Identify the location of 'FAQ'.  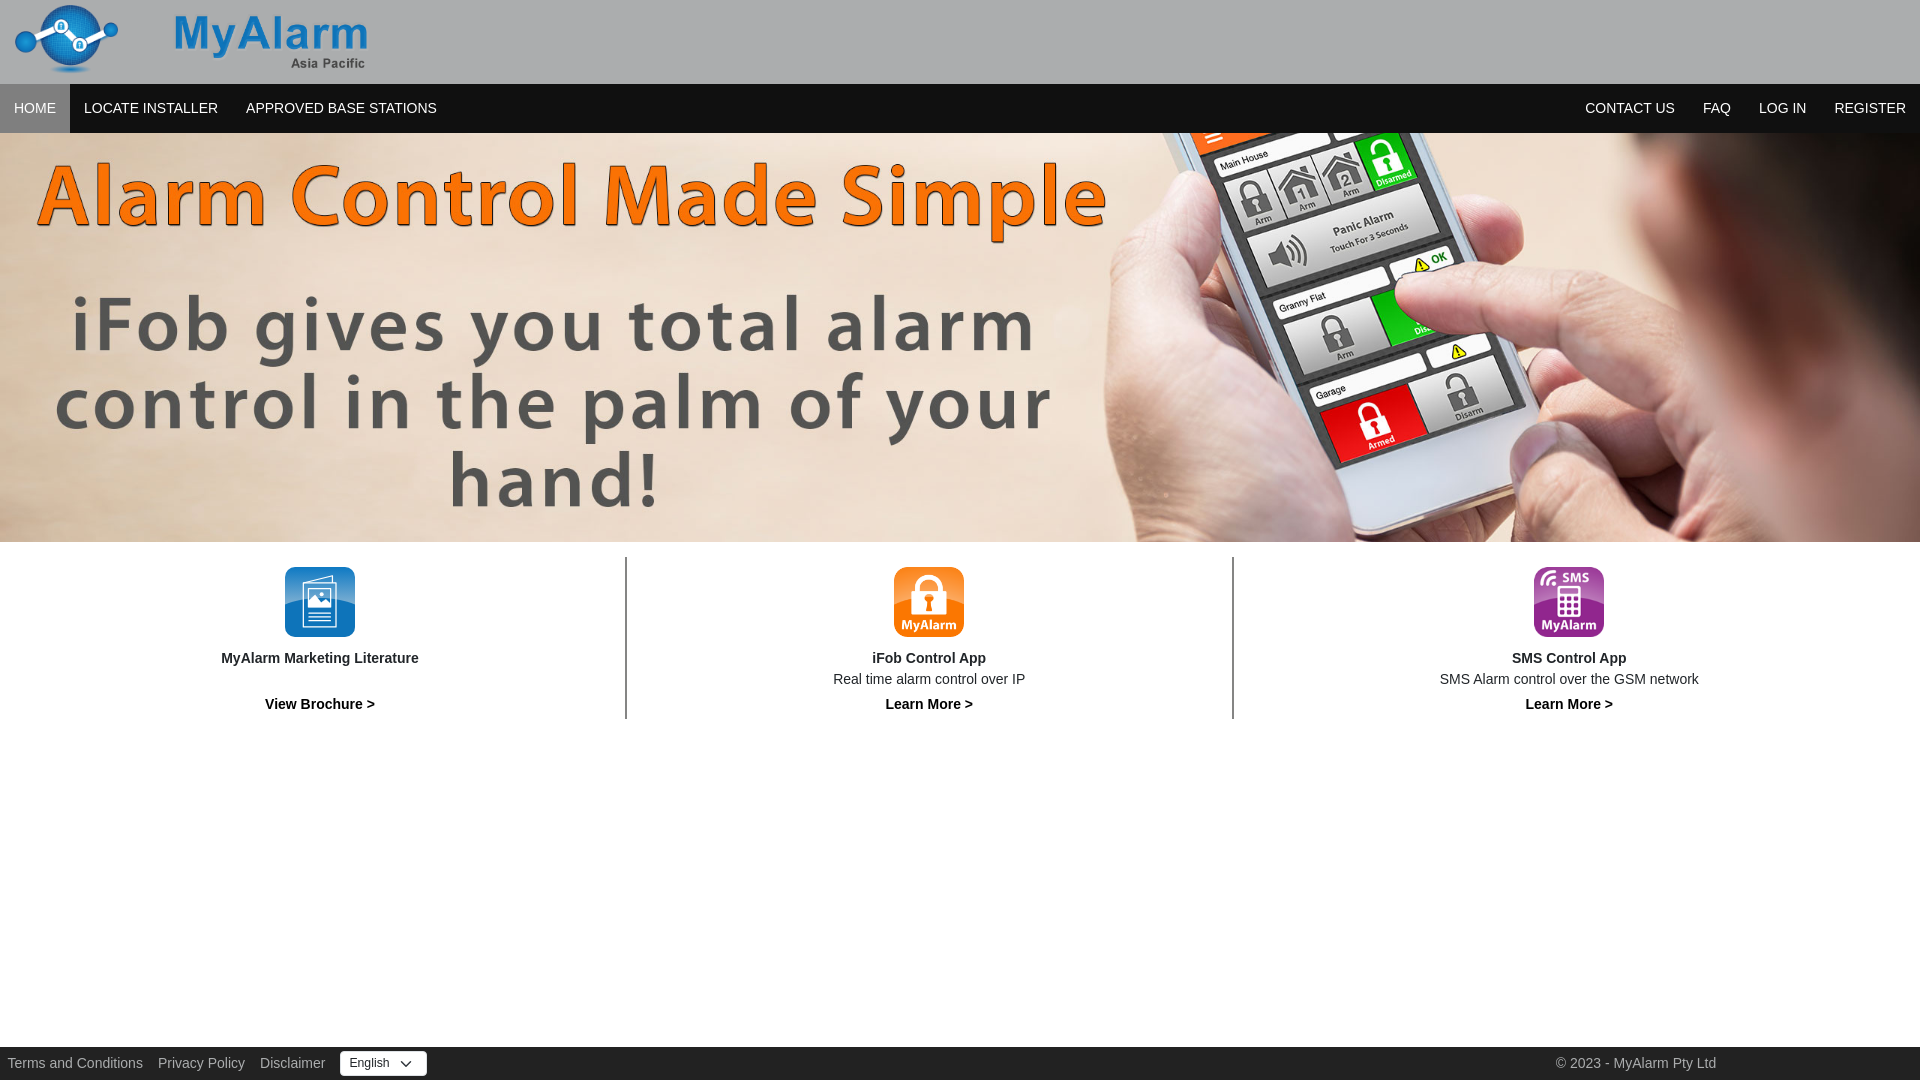
(1716, 108).